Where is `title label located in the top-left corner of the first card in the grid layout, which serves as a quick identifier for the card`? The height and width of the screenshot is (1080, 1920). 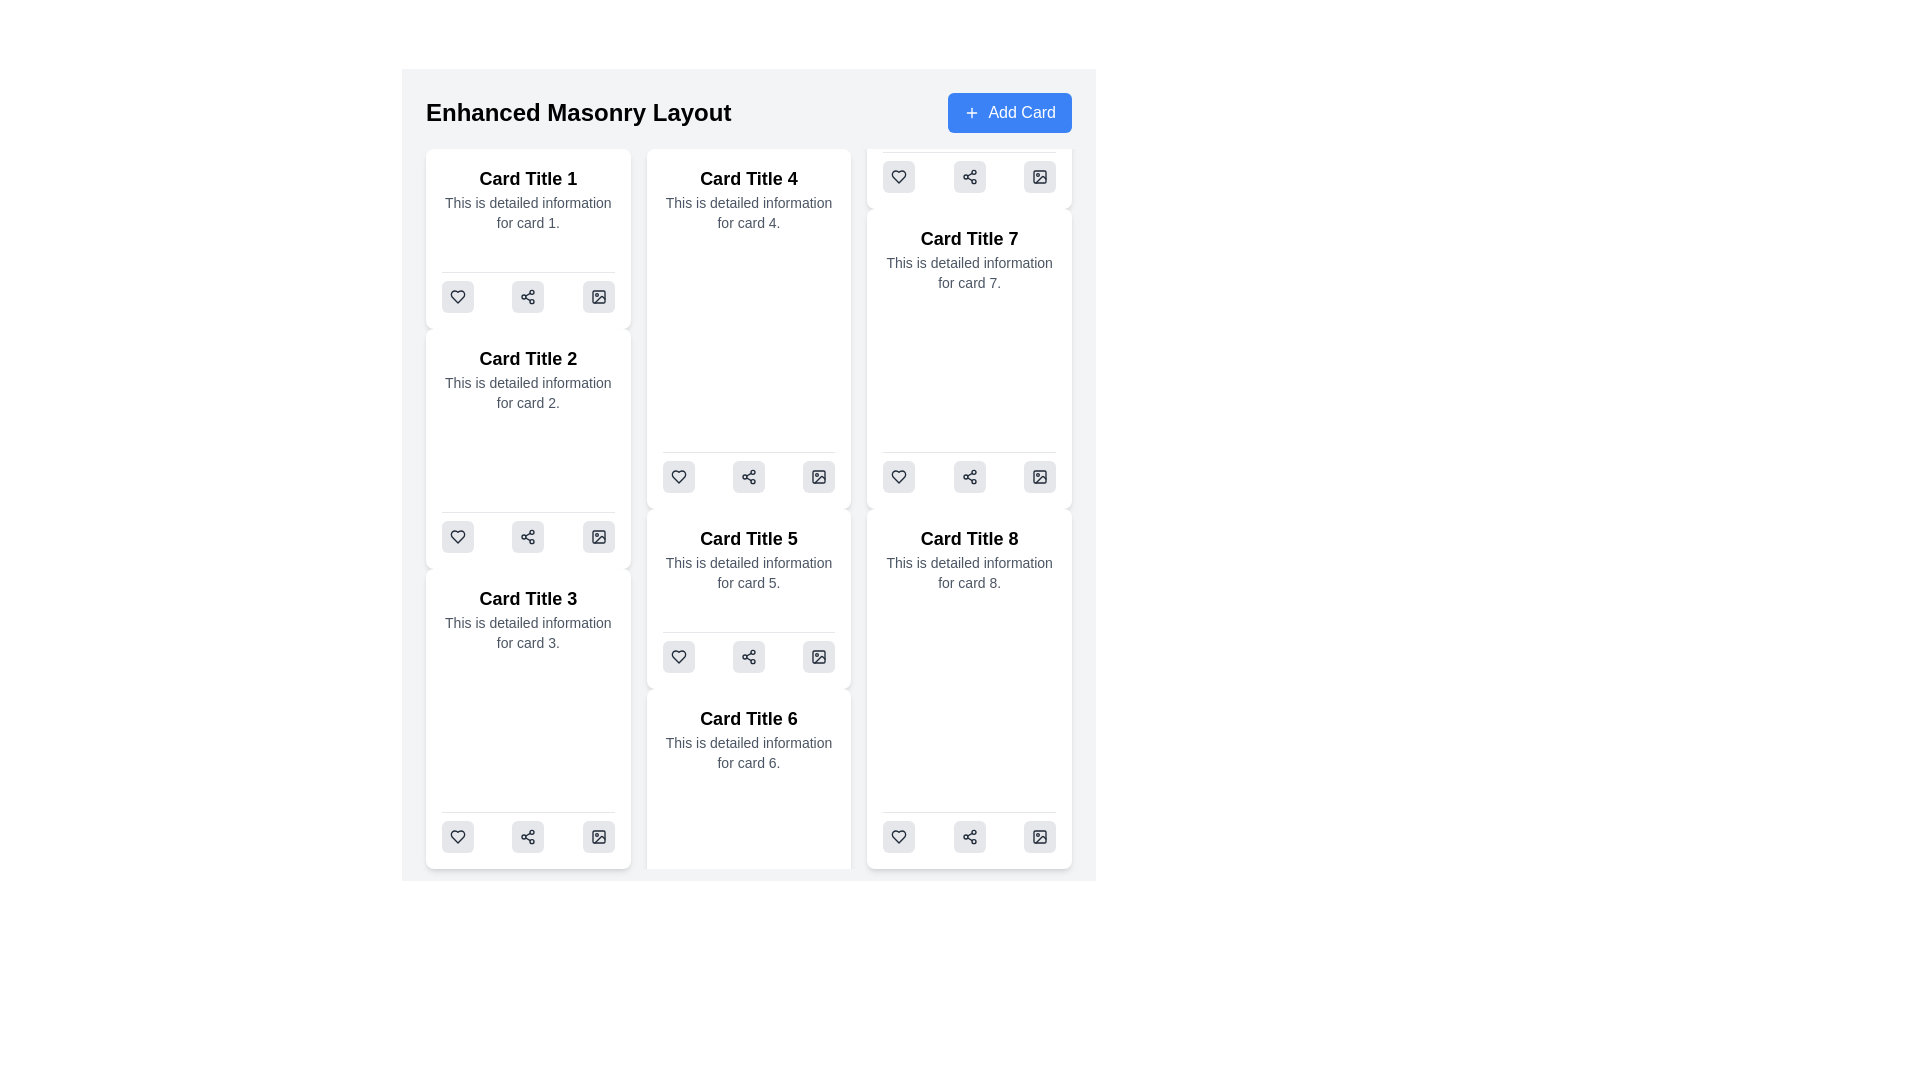
title label located in the top-left corner of the first card in the grid layout, which serves as a quick identifier for the card is located at coordinates (528, 177).